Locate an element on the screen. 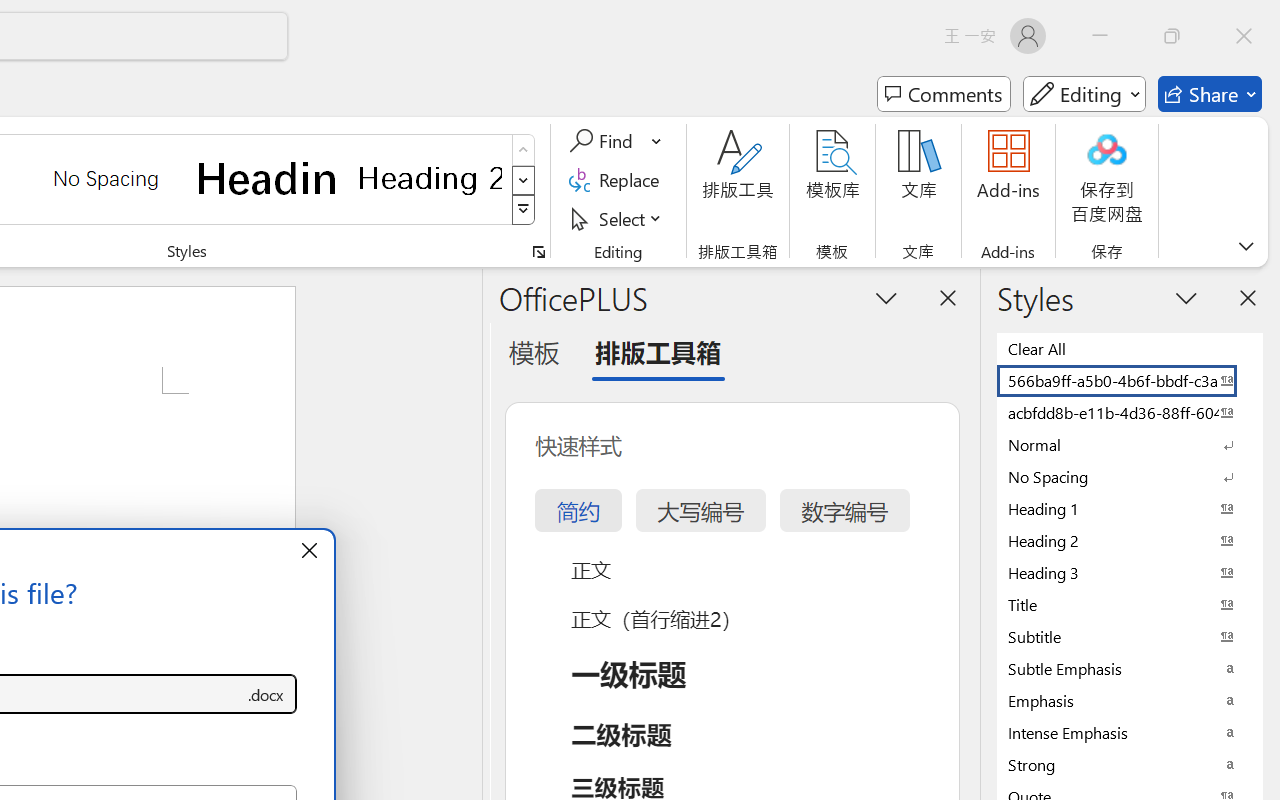 The height and width of the screenshot is (800, 1280). 'Minimize' is located at coordinates (1099, 35).